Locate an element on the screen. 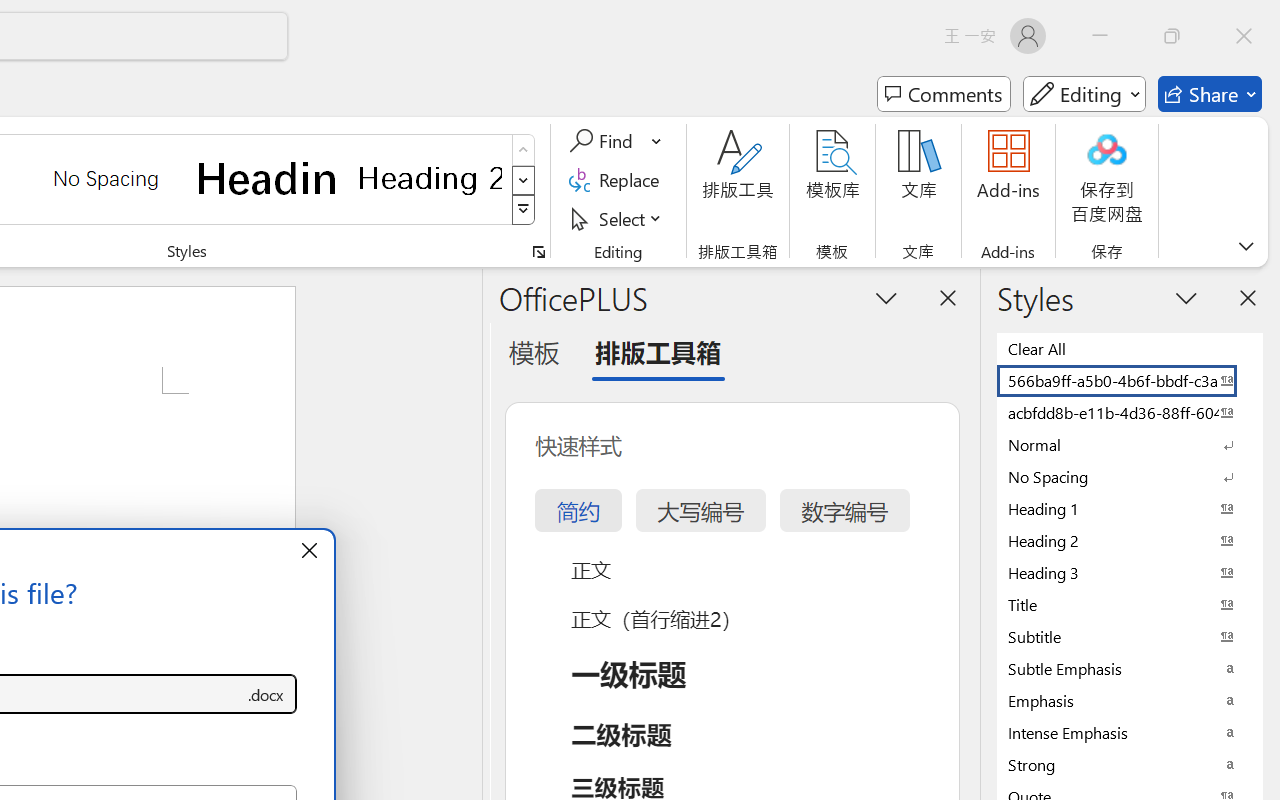 The height and width of the screenshot is (800, 1280). 'Minimize' is located at coordinates (1099, 35).